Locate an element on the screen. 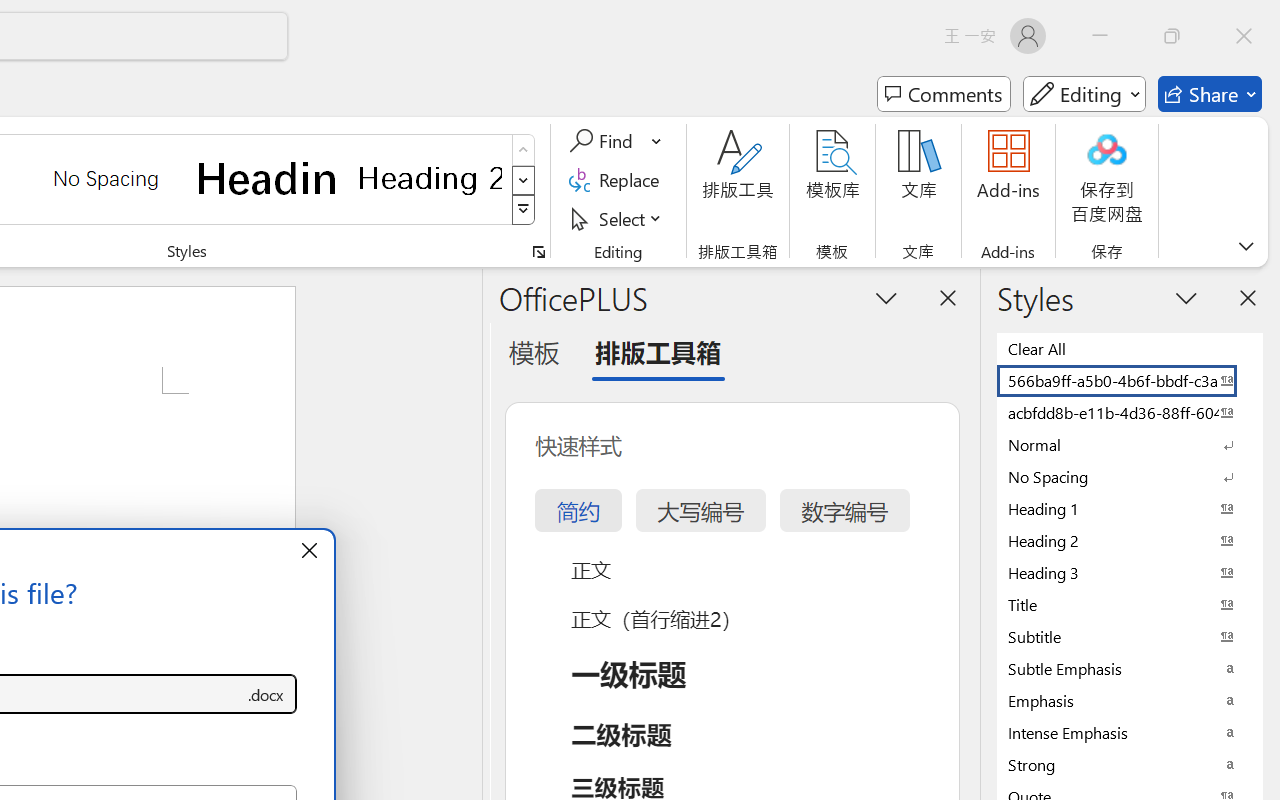 The height and width of the screenshot is (800, 1280). 'Minimize' is located at coordinates (1099, 35).